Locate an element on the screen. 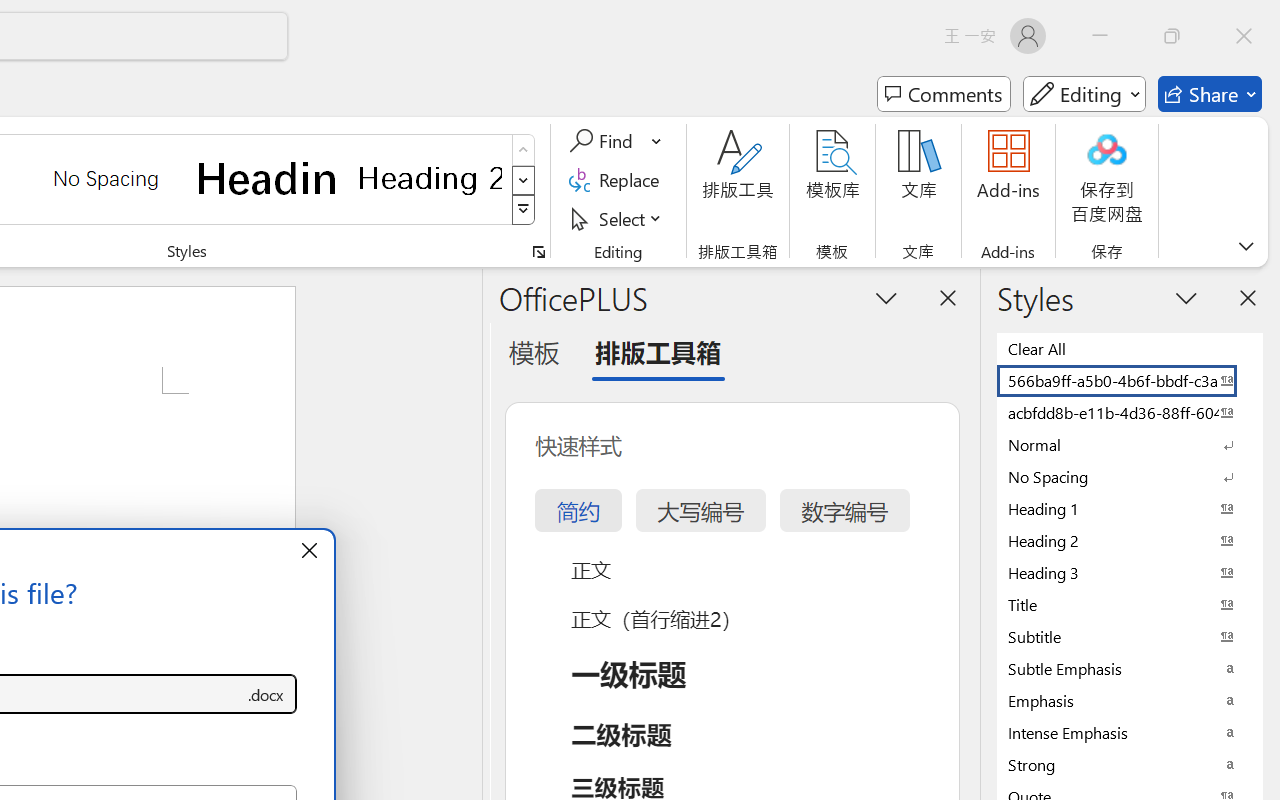 The height and width of the screenshot is (800, 1280). 'Minimize' is located at coordinates (1099, 35).